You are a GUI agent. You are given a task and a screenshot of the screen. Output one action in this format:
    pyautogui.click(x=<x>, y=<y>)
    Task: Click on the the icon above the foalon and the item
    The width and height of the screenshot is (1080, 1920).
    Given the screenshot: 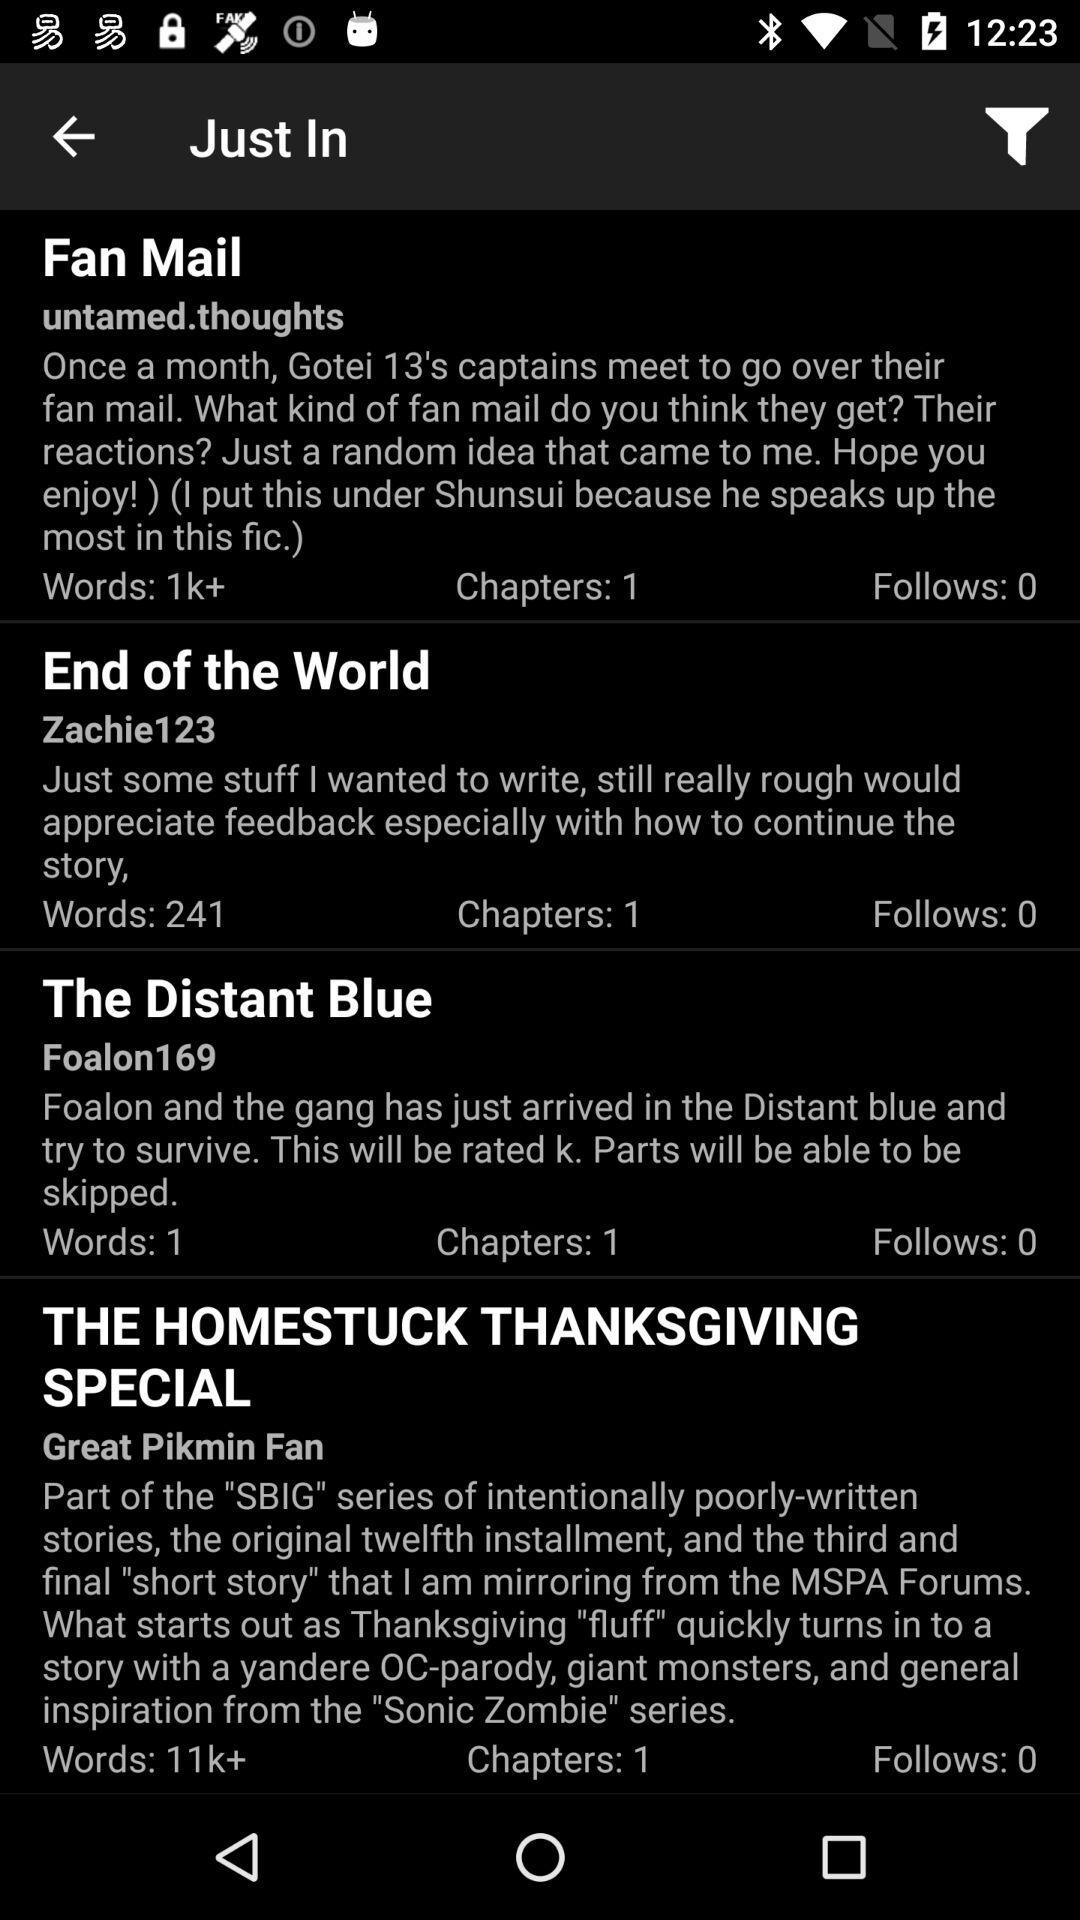 What is the action you would take?
    pyautogui.click(x=129, y=1055)
    